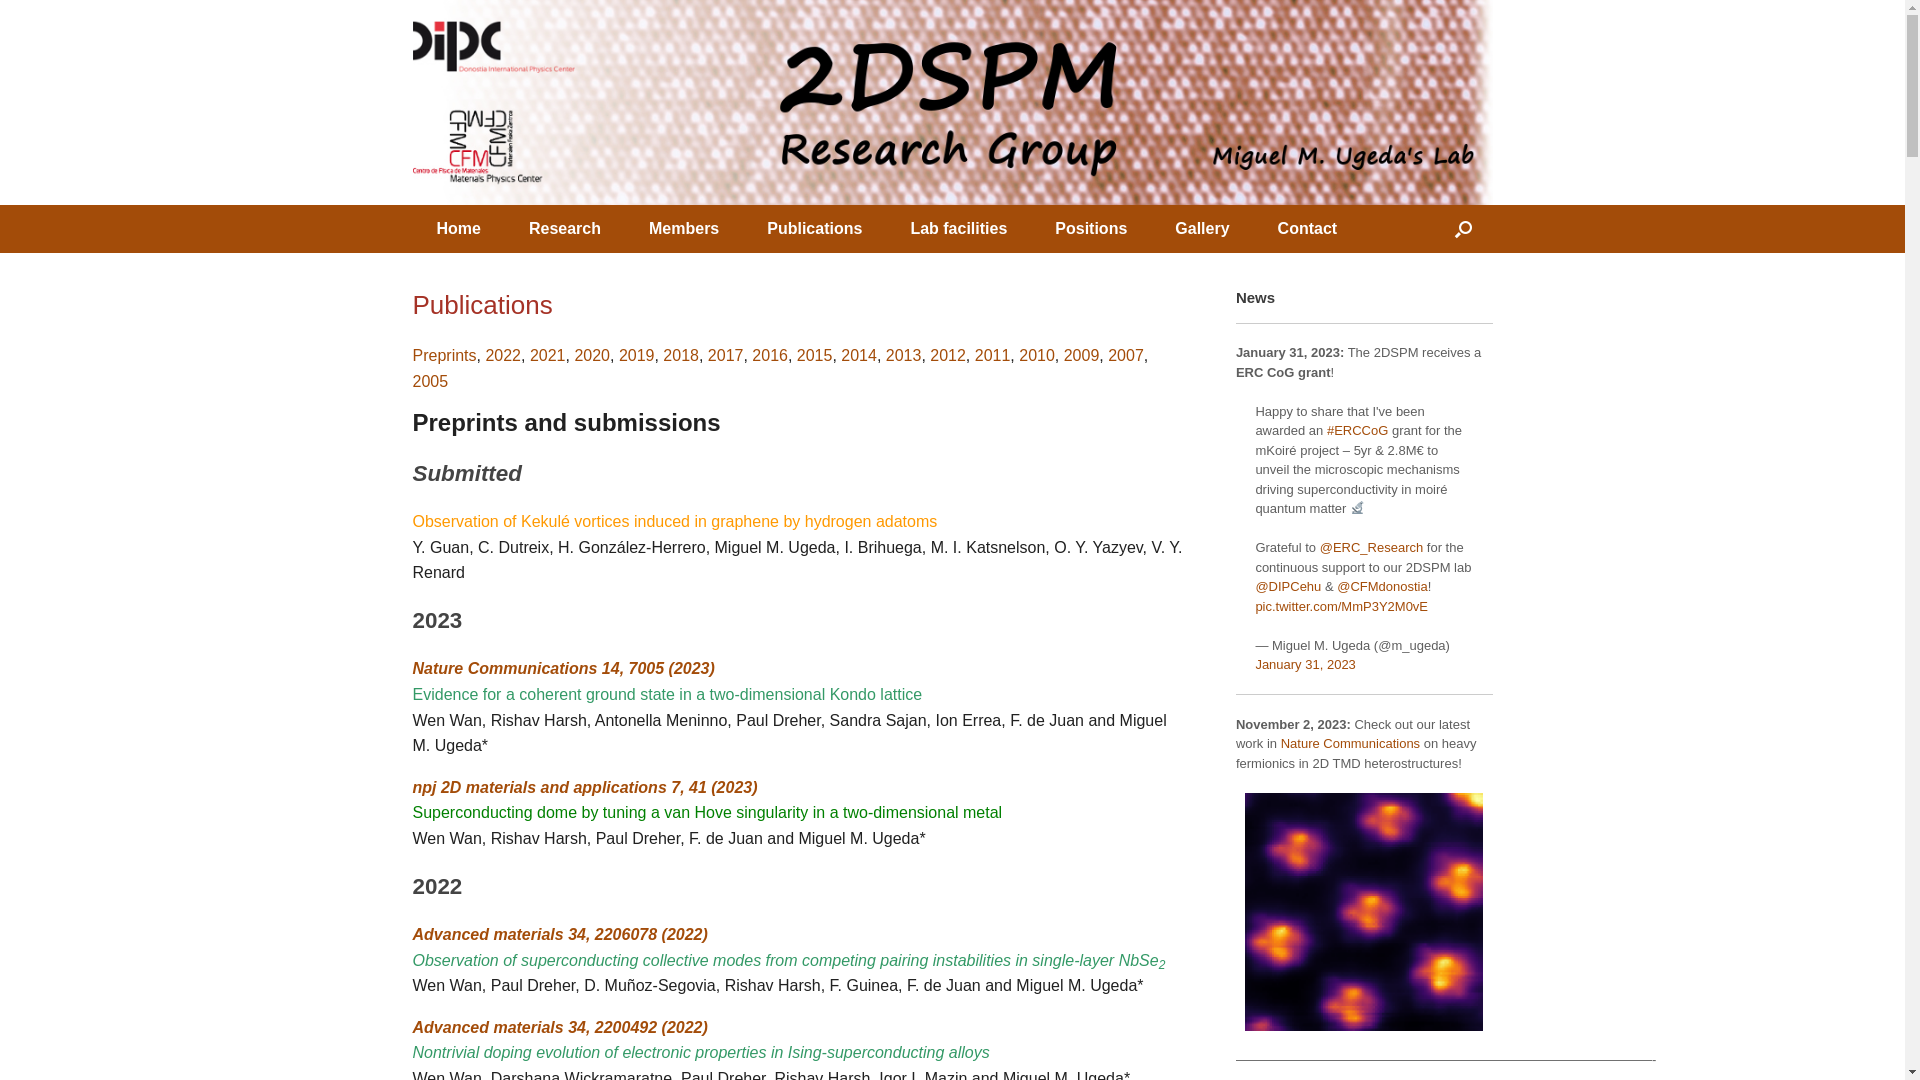  Describe the element at coordinates (564, 227) in the screenshot. I see `'Research'` at that location.